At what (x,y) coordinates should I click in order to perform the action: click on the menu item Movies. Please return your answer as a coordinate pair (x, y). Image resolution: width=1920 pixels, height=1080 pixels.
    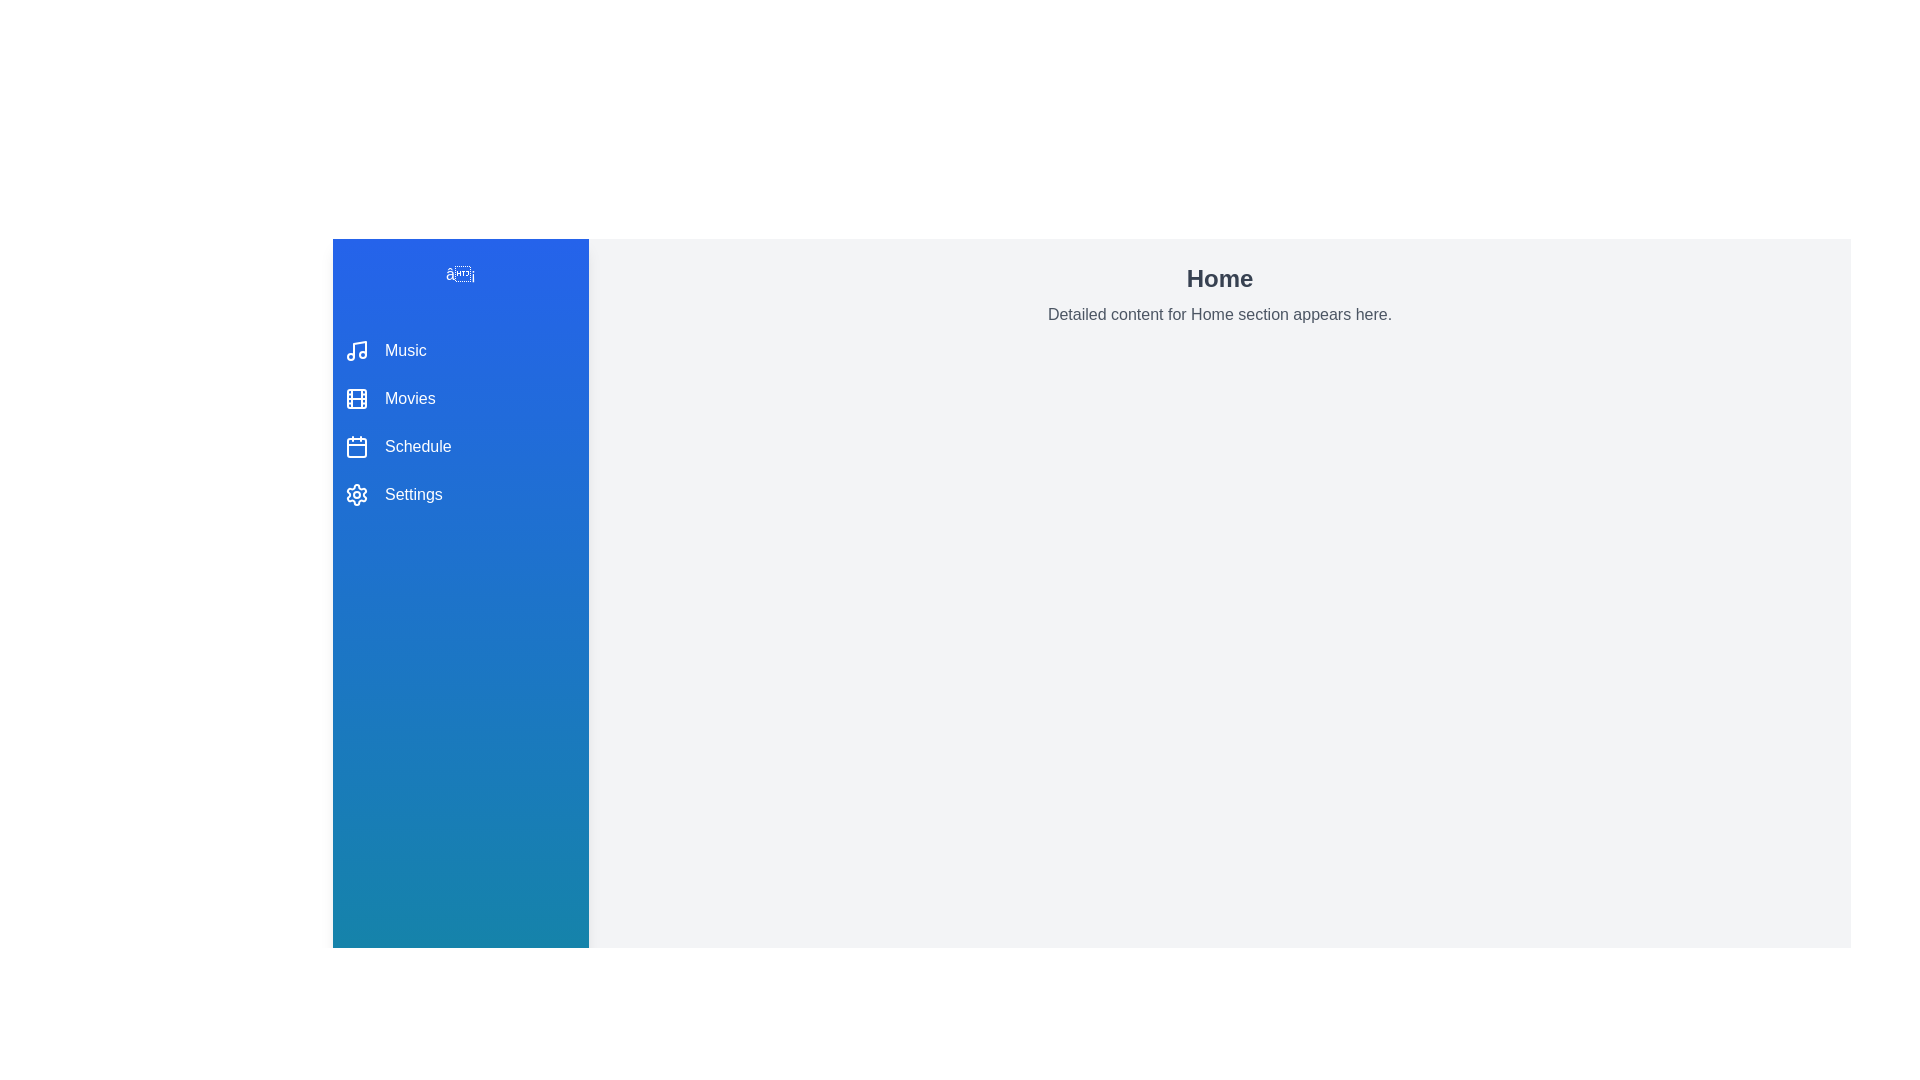
    Looking at the image, I should click on (459, 398).